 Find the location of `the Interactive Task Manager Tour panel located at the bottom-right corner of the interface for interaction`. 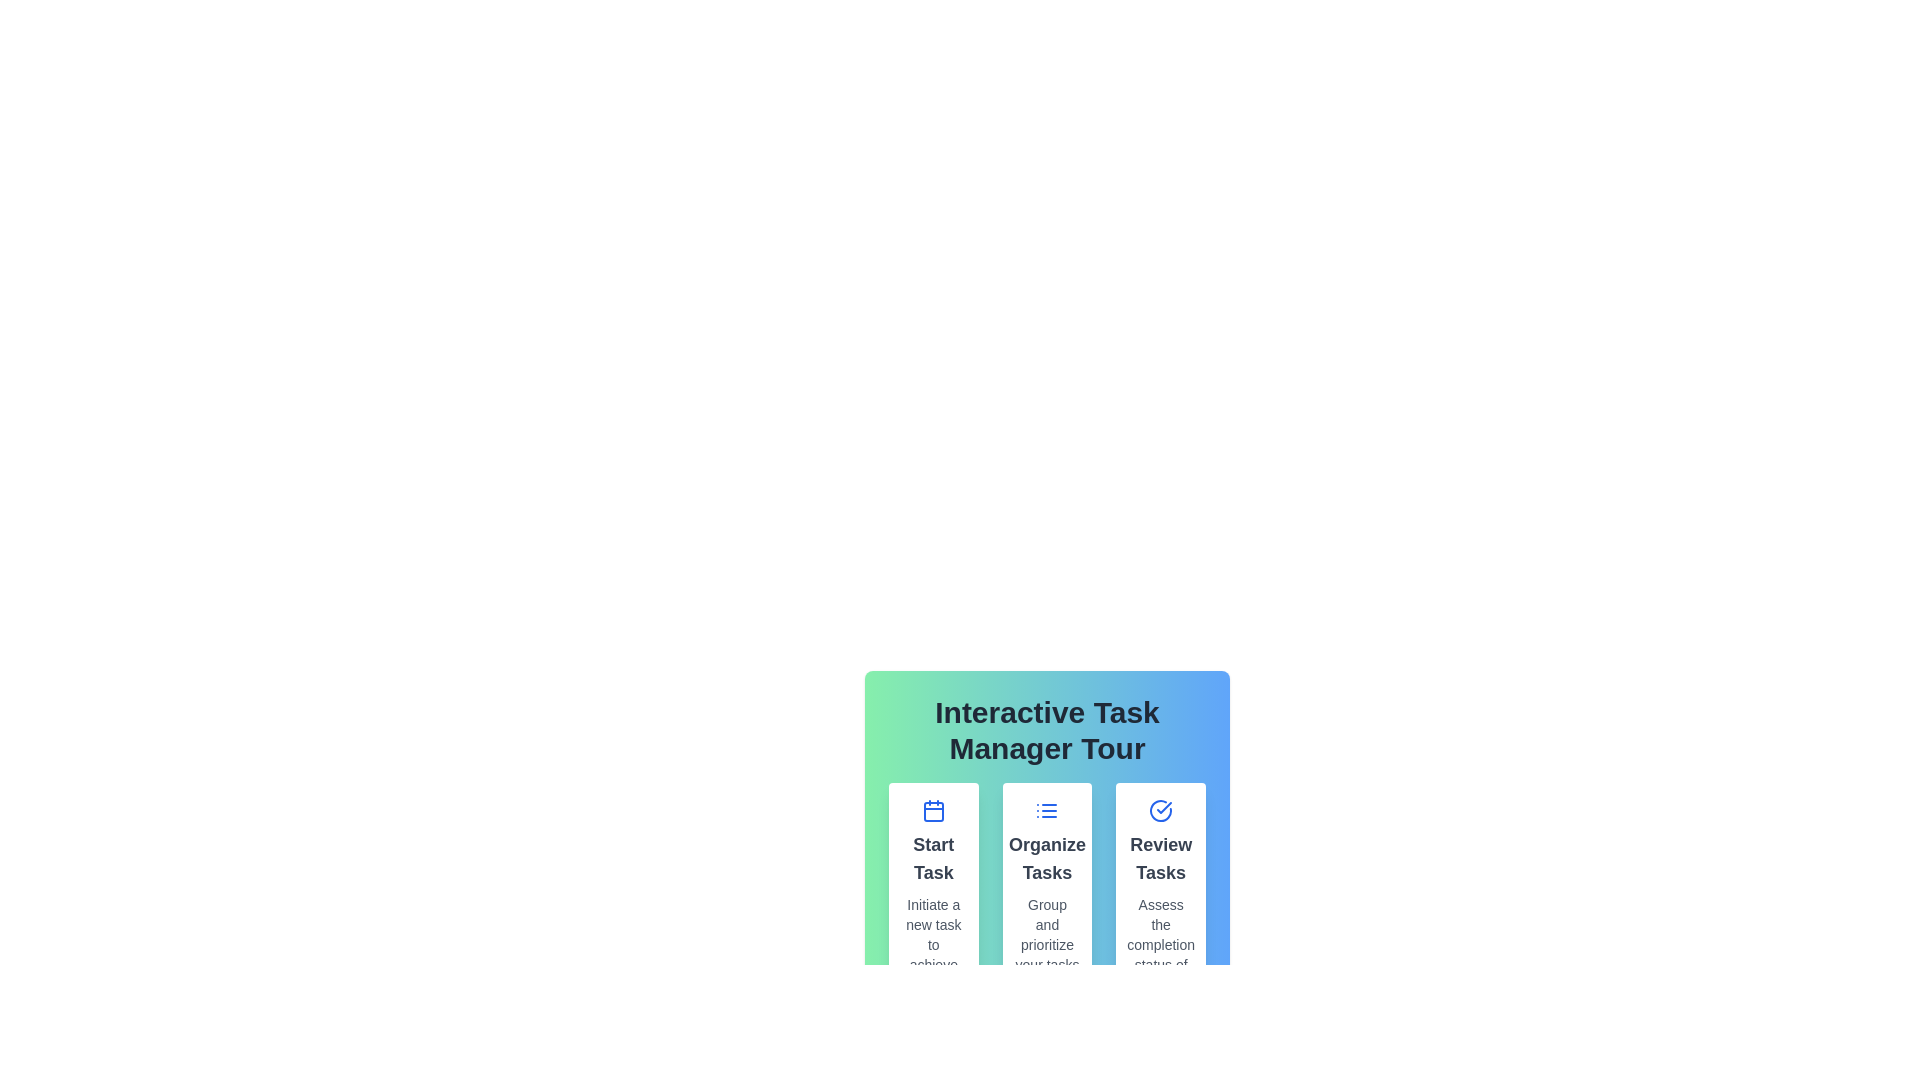

the Interactive Task Manager Tour panel located at the bottom-right corner of the interface for interaction is located at coordinates (1046, 805).